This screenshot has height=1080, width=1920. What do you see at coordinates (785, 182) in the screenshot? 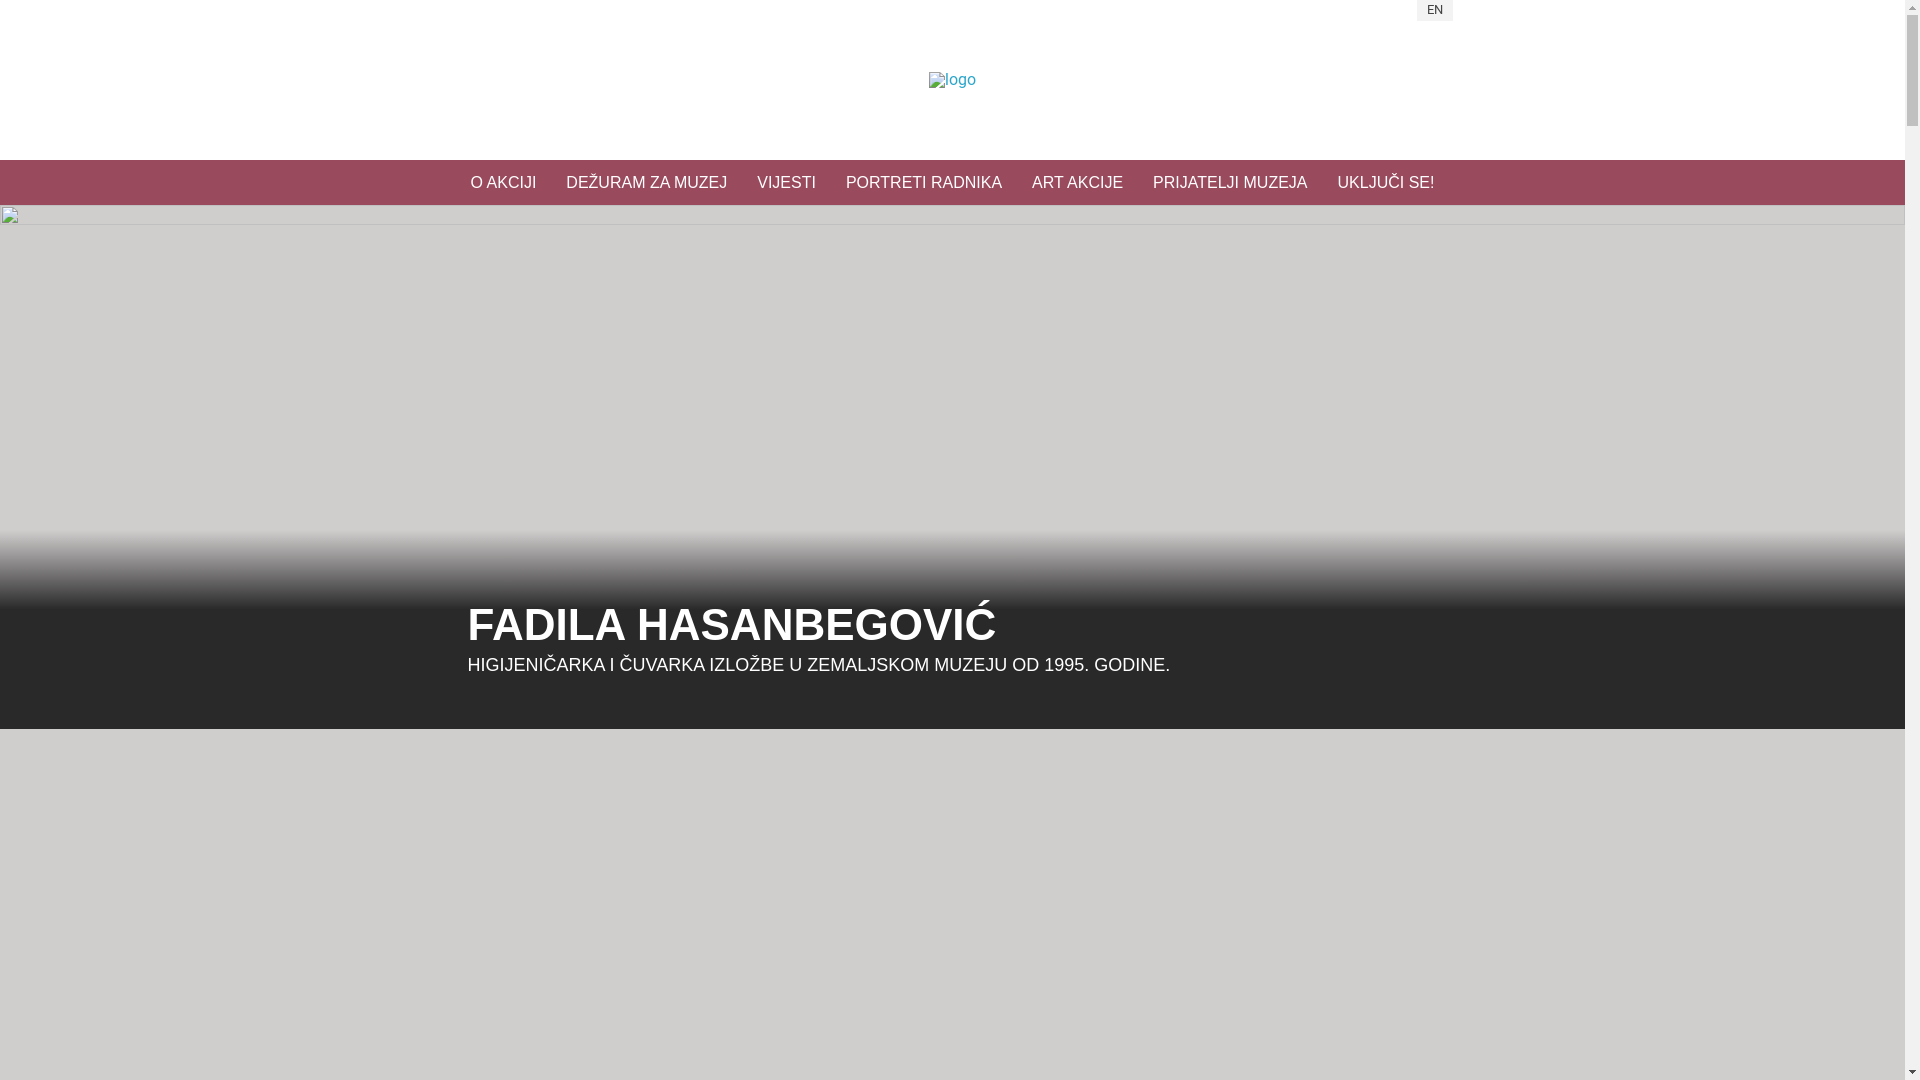
I see `'VIJESTI'` at bounding box center [785, 182].